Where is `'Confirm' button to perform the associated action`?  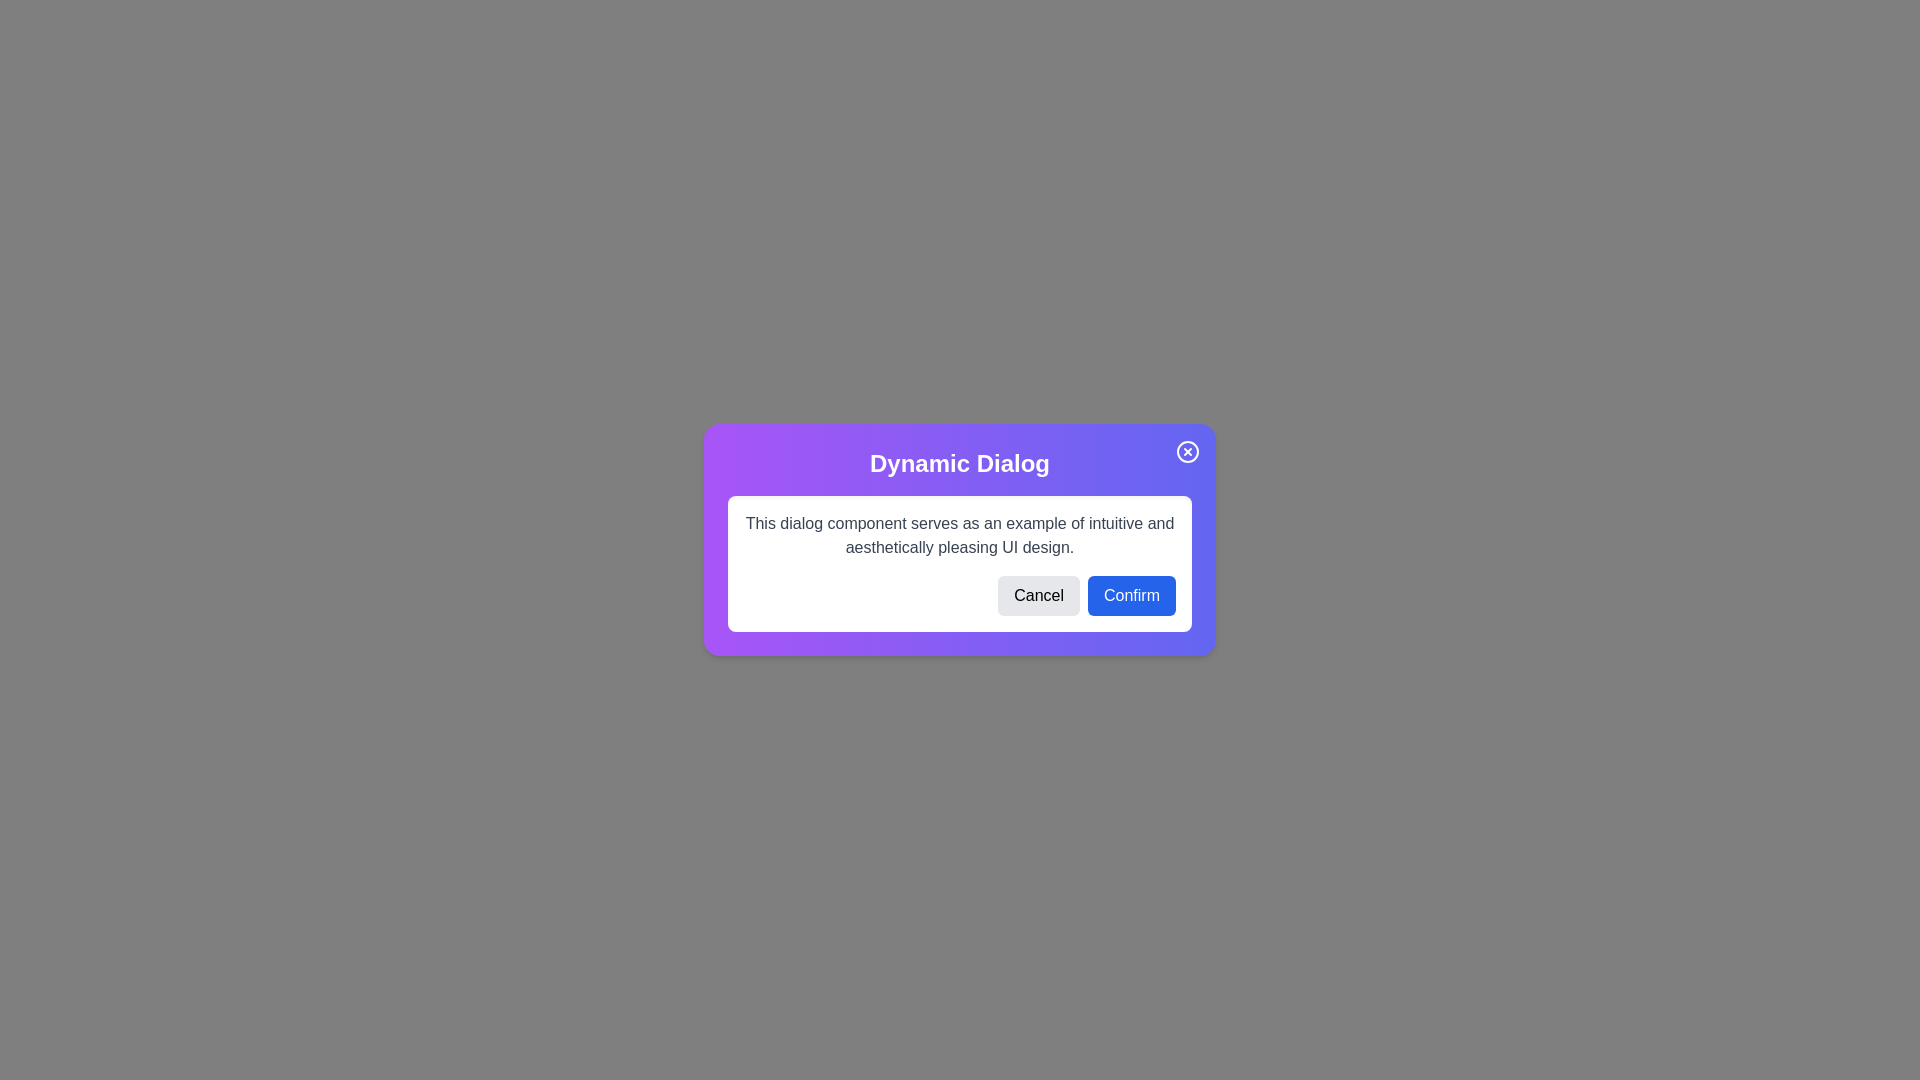
'Confirm' button to perform the associated action is located at coordinates (1132, 595).